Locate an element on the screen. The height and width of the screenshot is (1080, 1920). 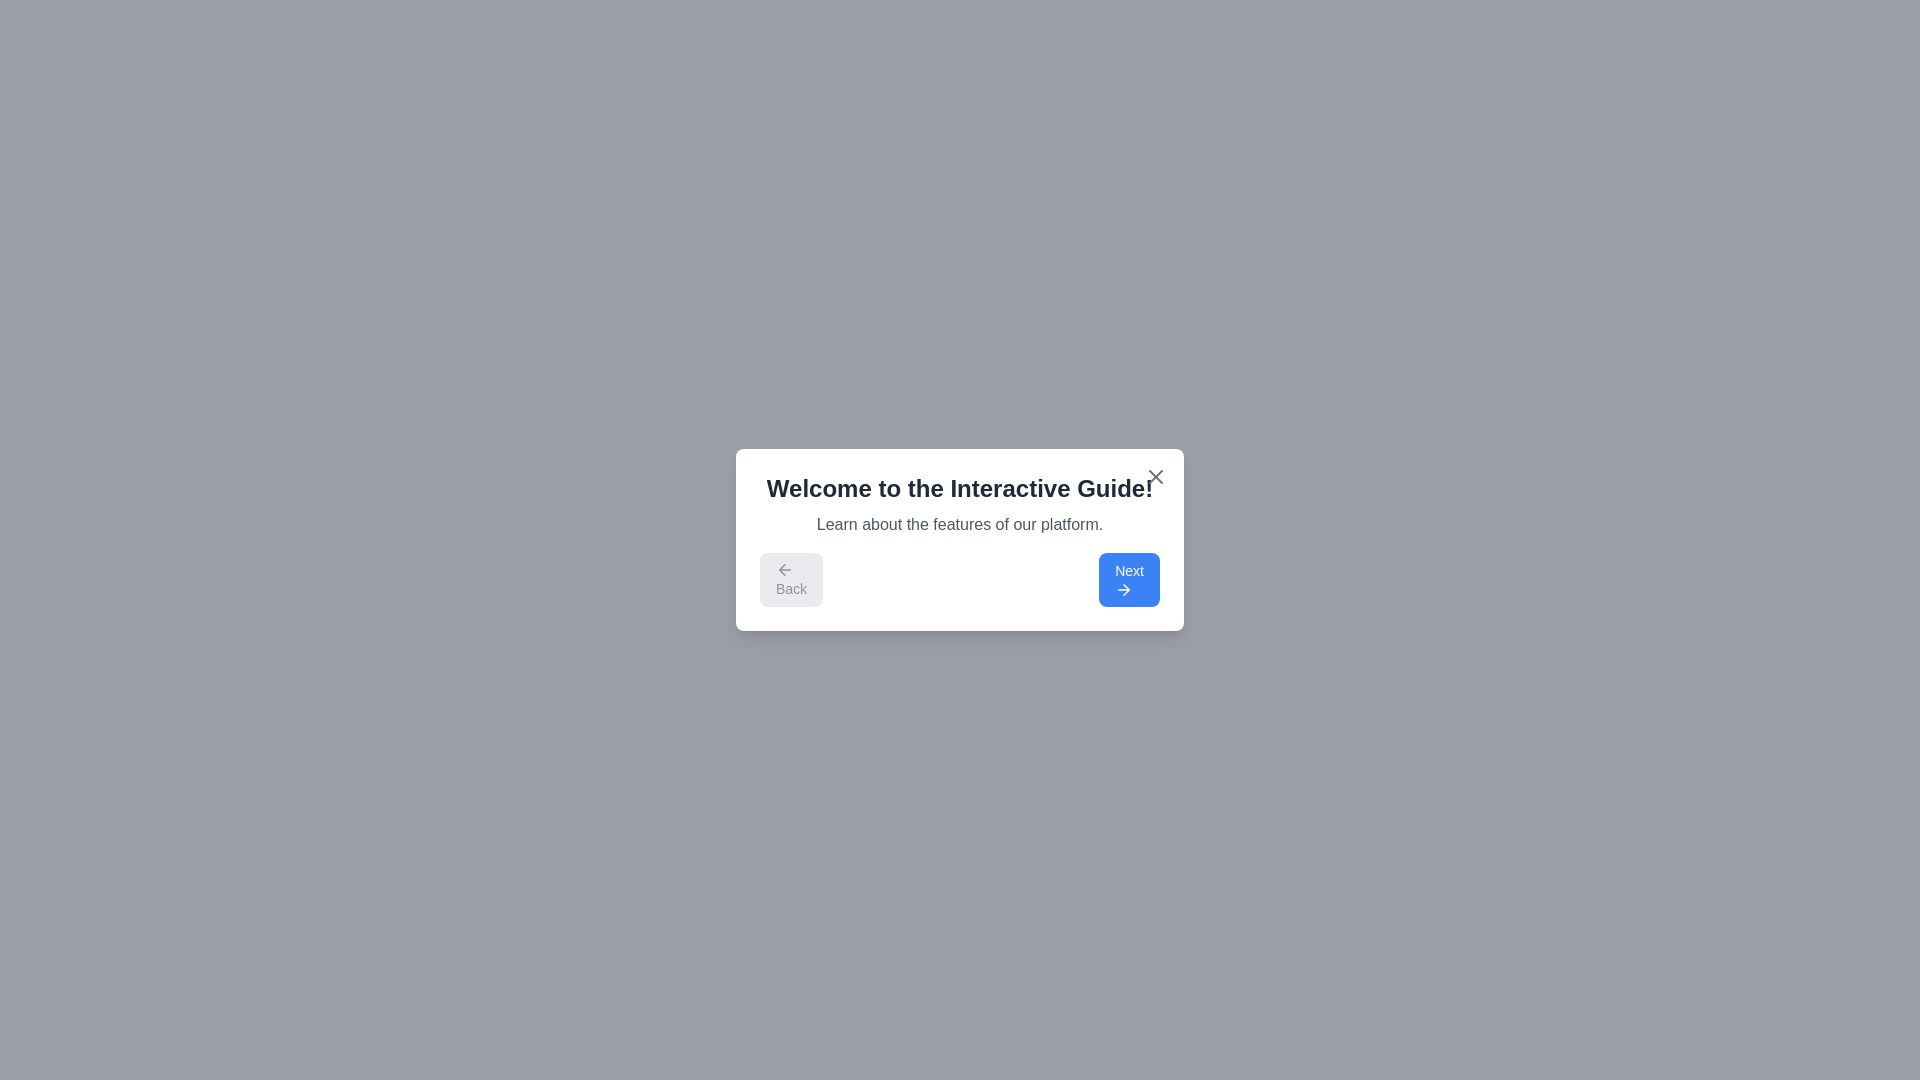
the 'Next' button in the modal dialog box that contains the rightward arrow icon, which is located in the bottom-right corner is located at coordinates (1126, 589).